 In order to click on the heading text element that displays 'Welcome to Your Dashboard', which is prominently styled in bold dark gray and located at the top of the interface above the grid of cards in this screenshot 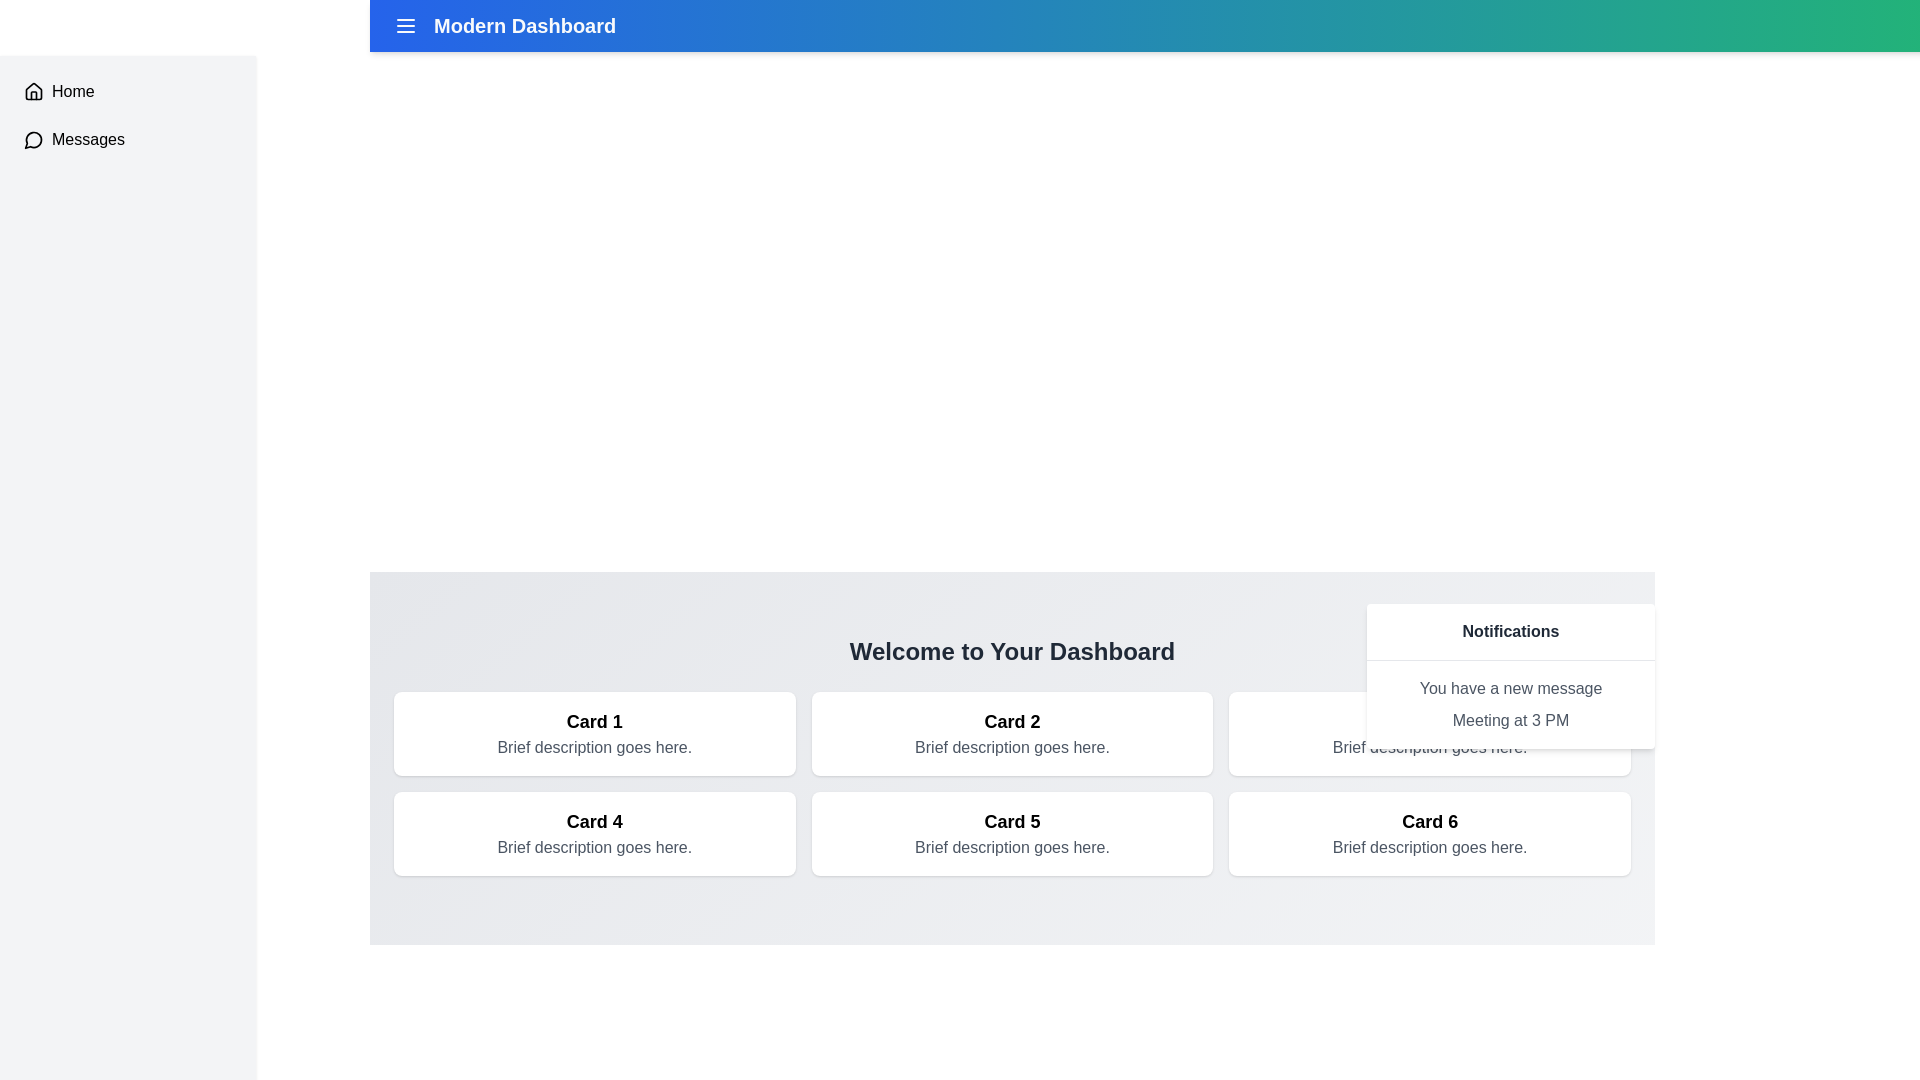, I will do `click(1012, 651)`.